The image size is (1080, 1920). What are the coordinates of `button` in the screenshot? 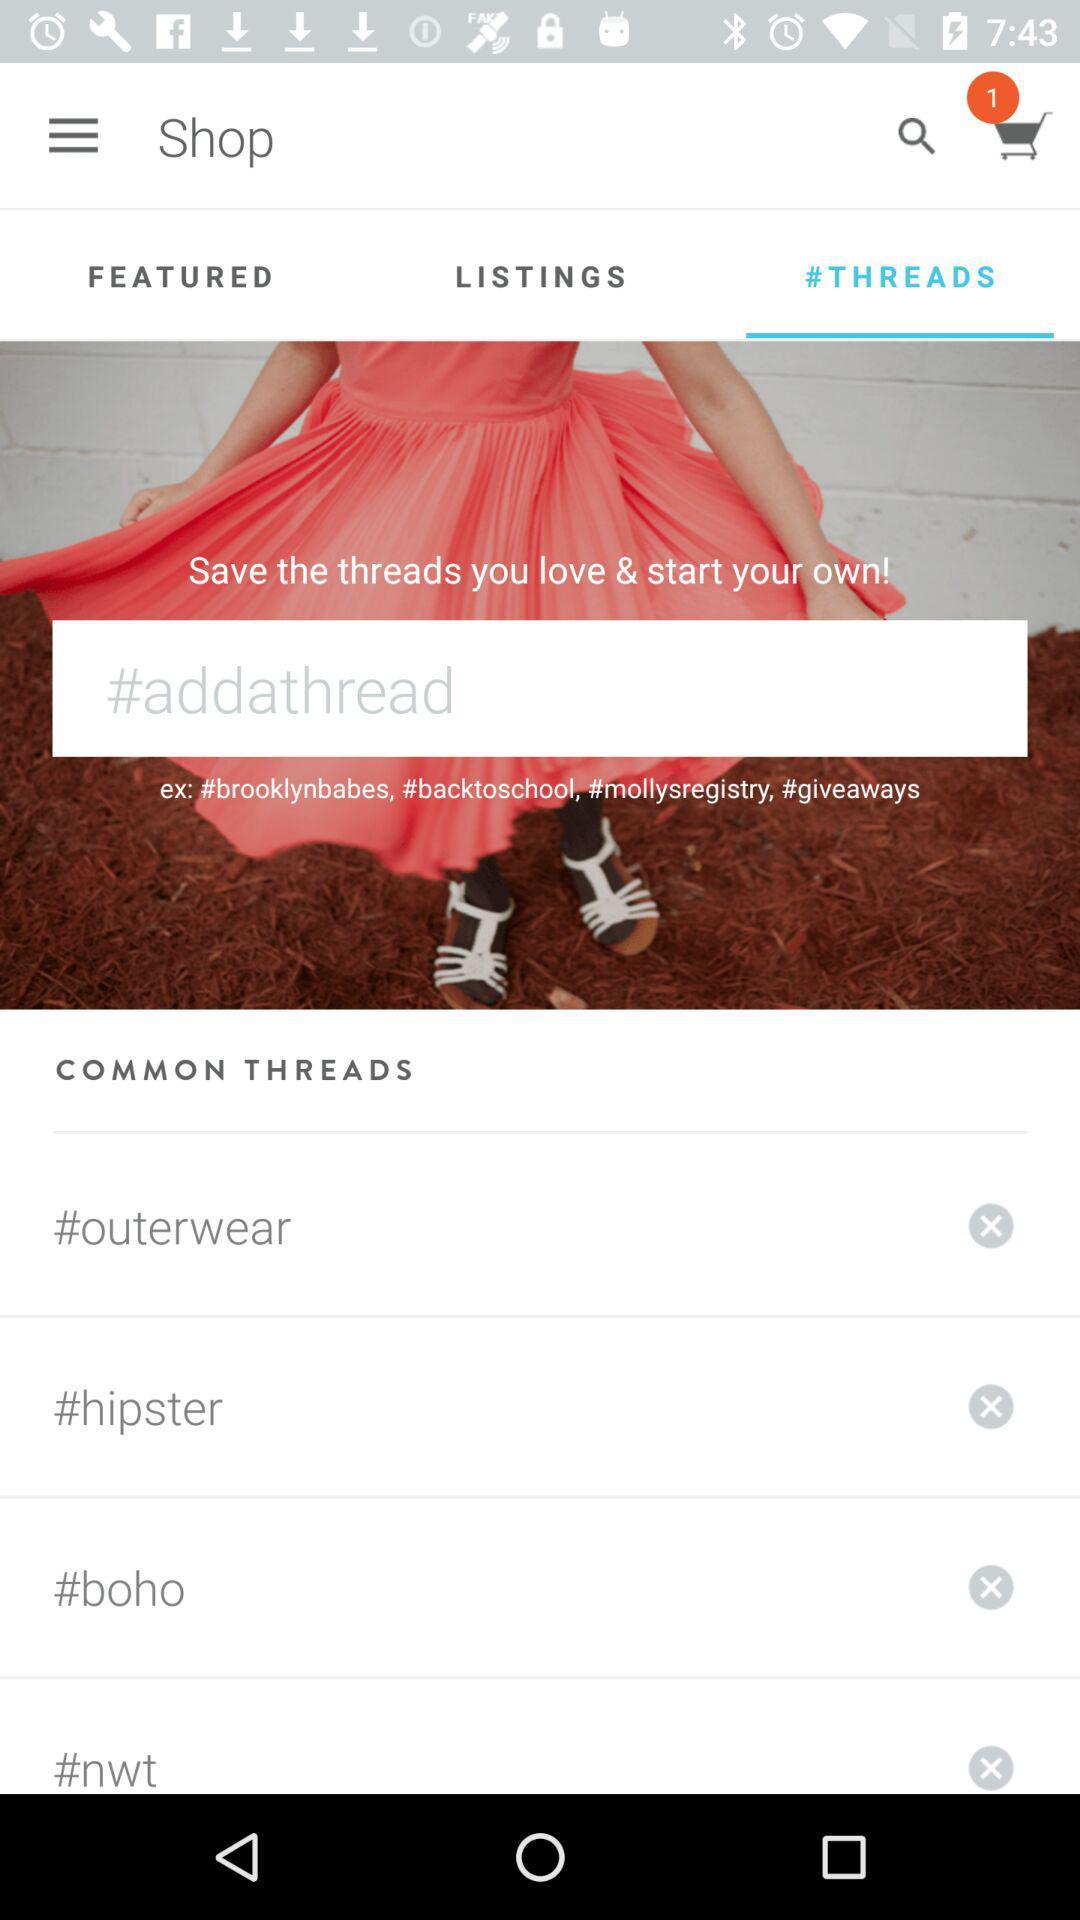 It's located at (991, 1735).